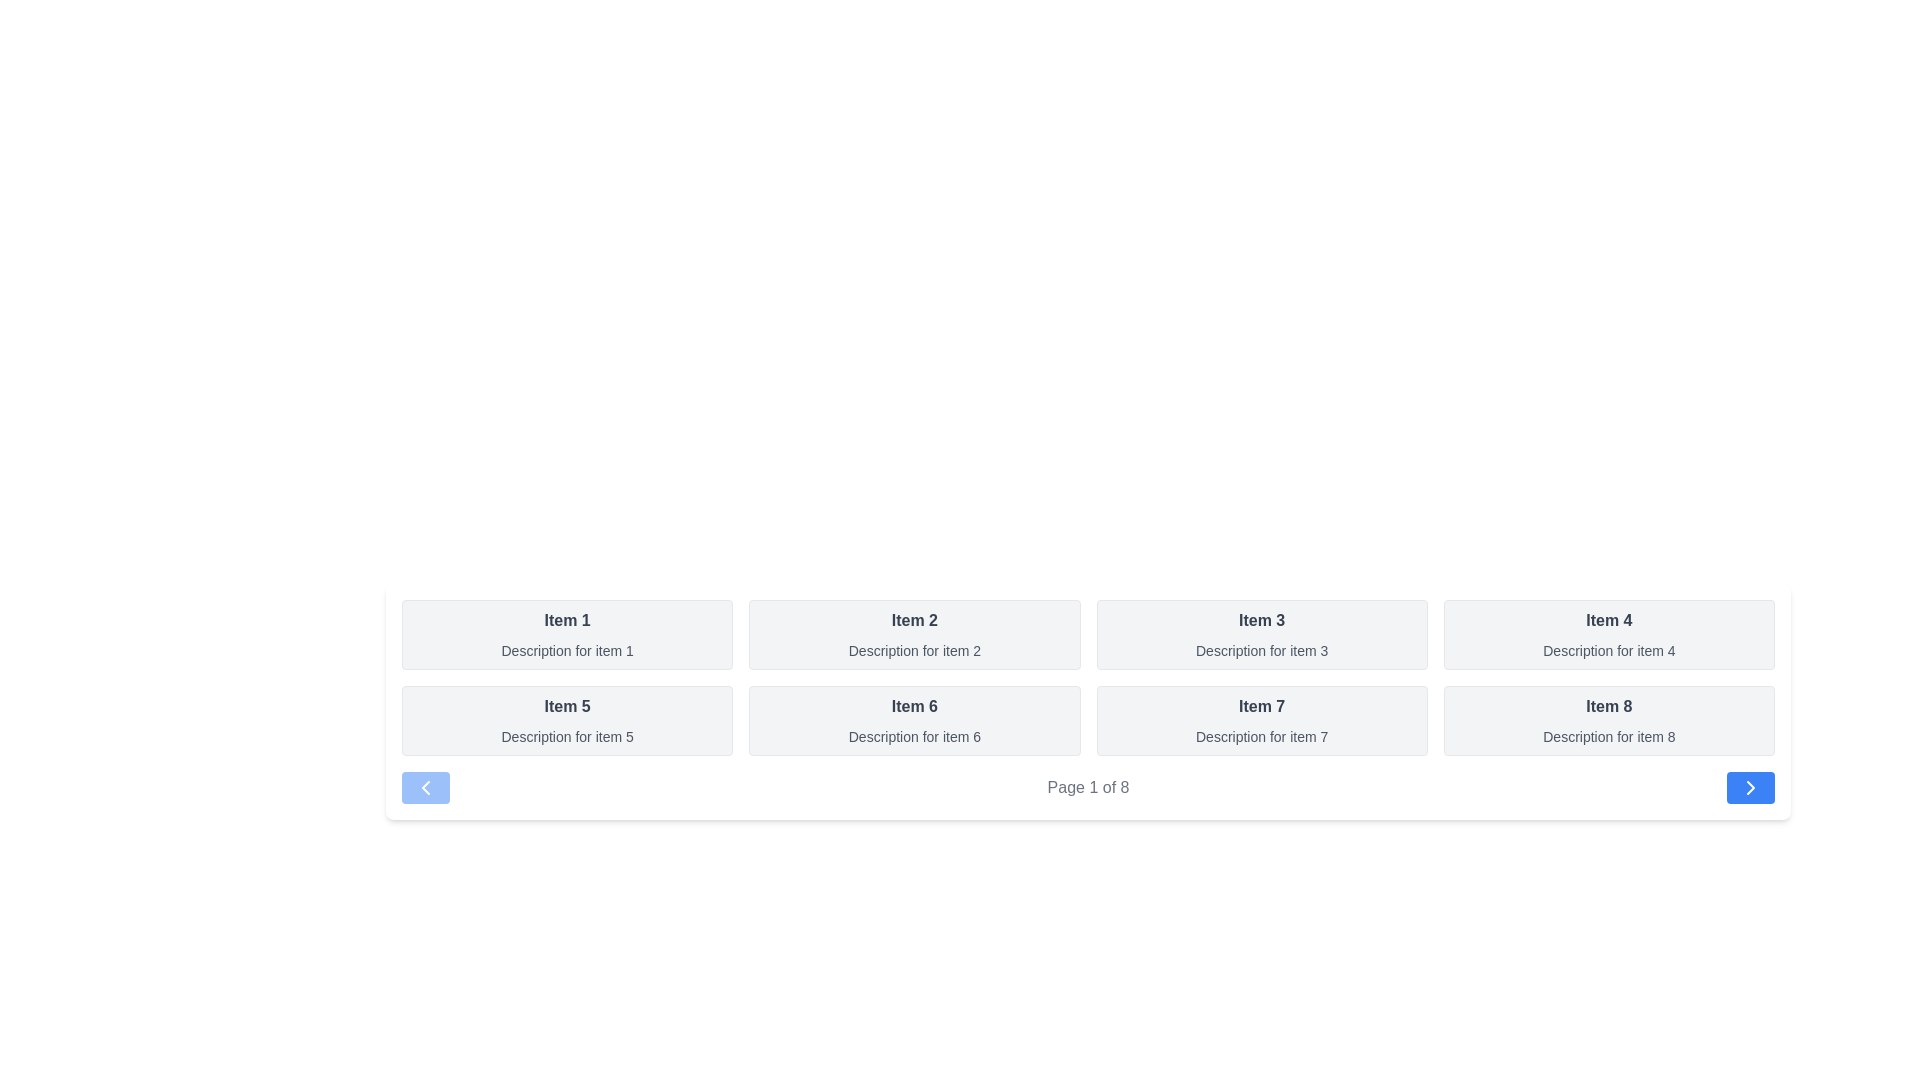  I want to click on bold text 'Item 8' displayed in dark gray on a light gray background, located at the bottom-right corner of the grid layout above the description text 'Description for item 8', so click(1609, 705).